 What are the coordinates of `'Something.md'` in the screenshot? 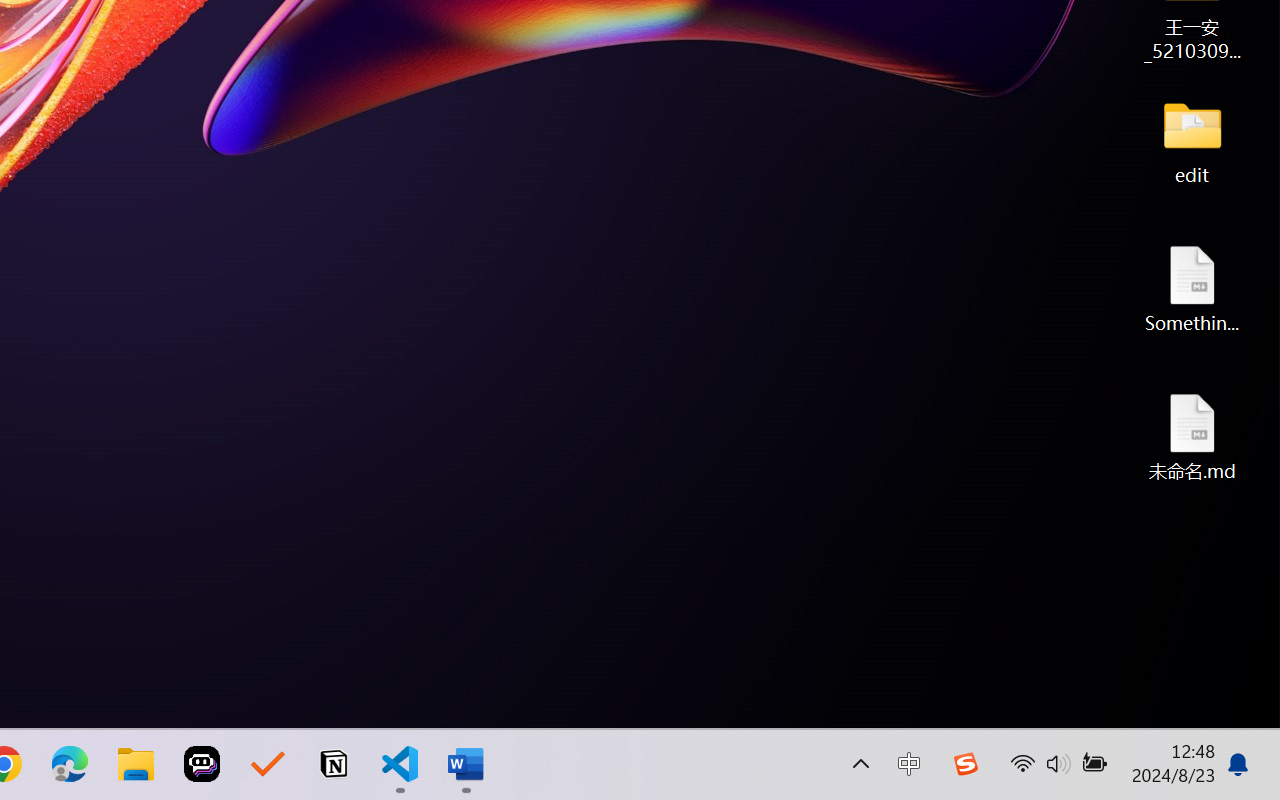 It's located at (1192, 288).